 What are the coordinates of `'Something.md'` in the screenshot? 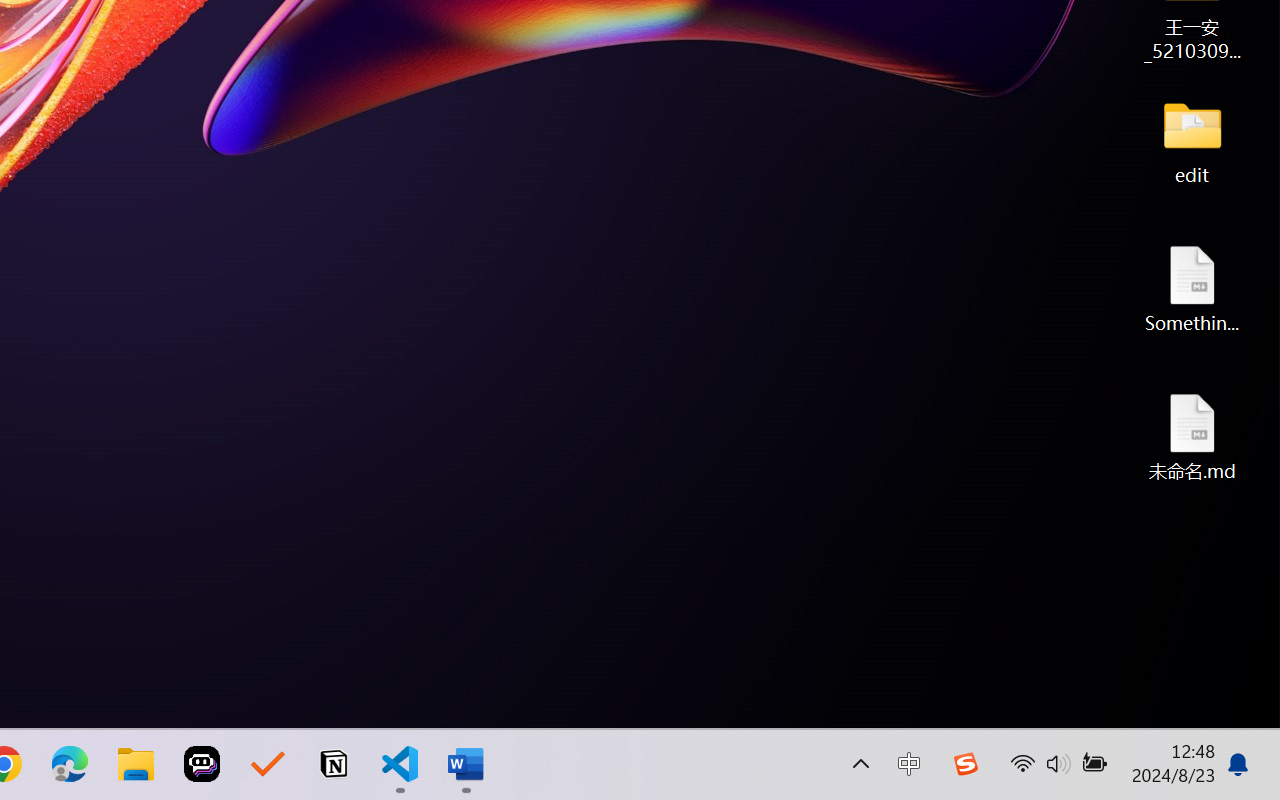 It's located at (1192, 288).